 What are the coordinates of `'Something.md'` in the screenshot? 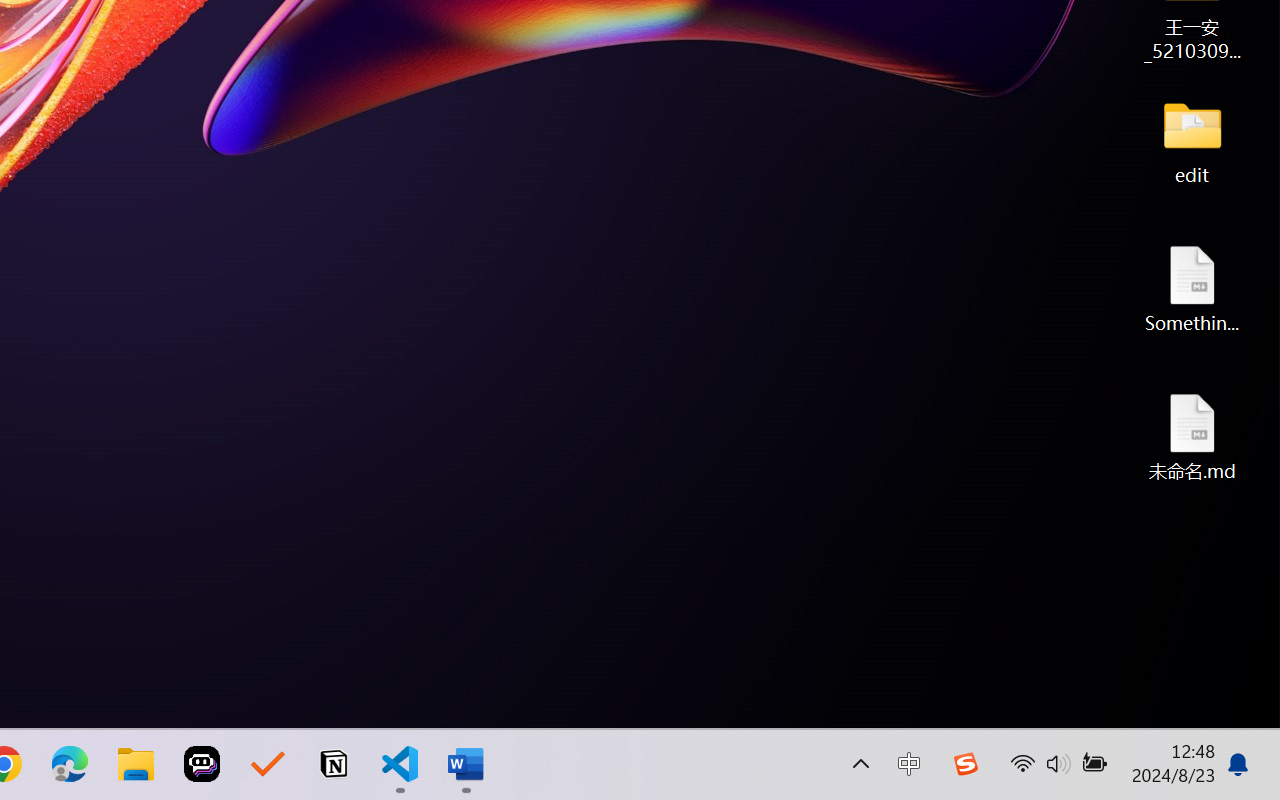 It's located at (1192, 288).